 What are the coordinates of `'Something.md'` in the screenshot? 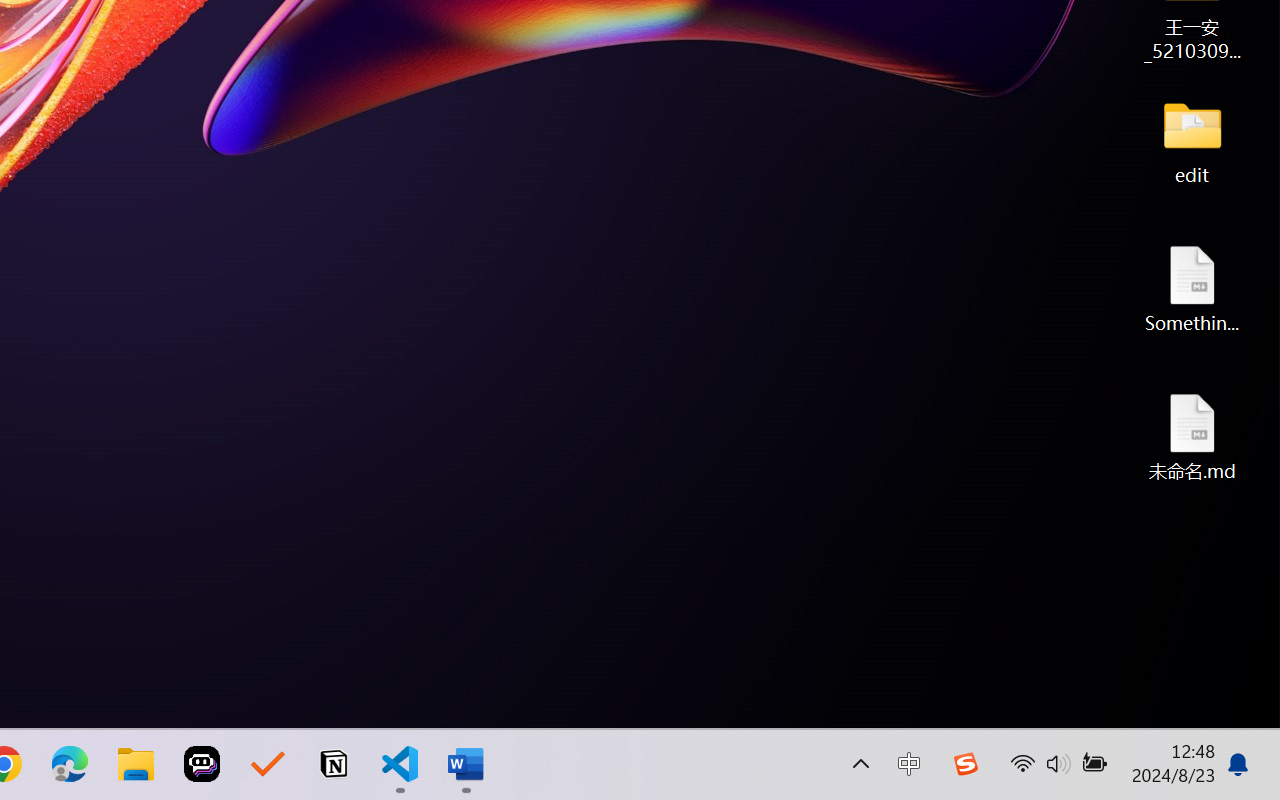 It's located at (1192, 288).